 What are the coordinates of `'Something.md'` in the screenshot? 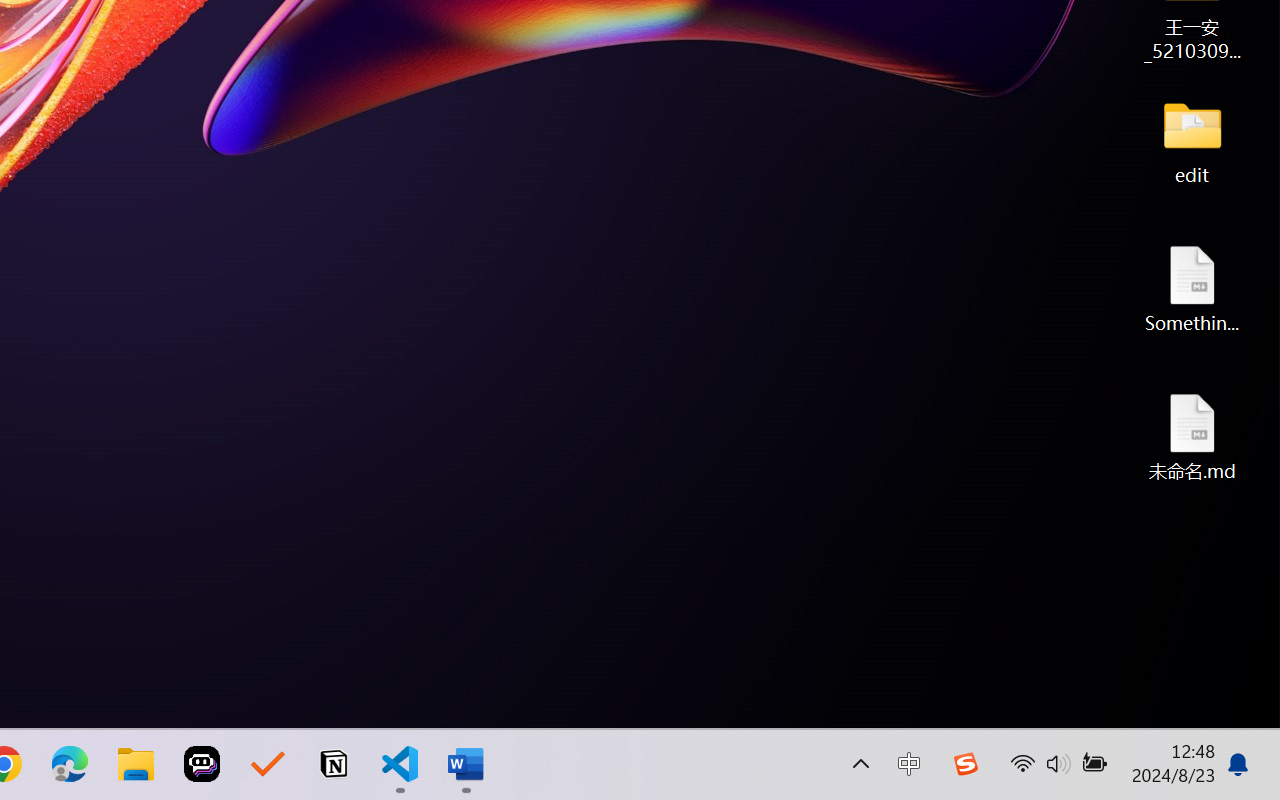 It's located at (1192, 288).